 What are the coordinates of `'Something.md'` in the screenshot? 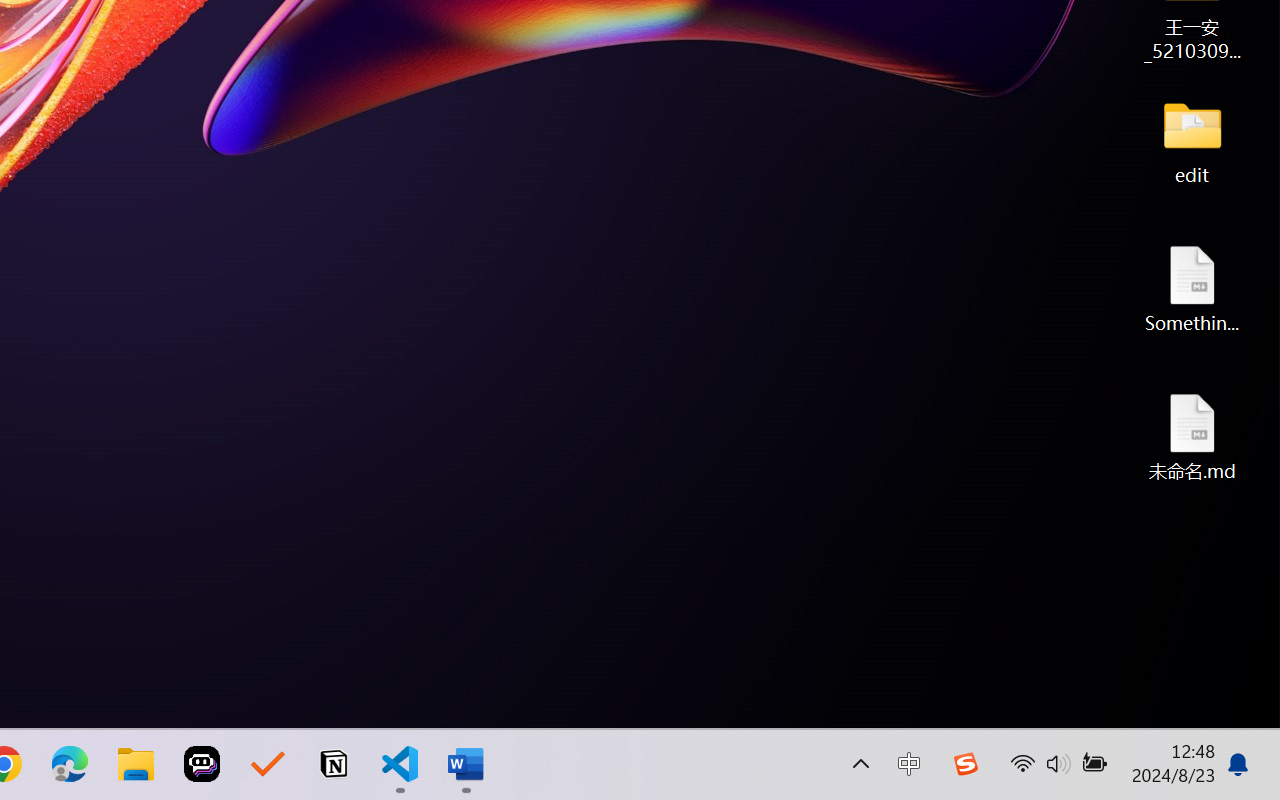 It's located at (1192, 288).